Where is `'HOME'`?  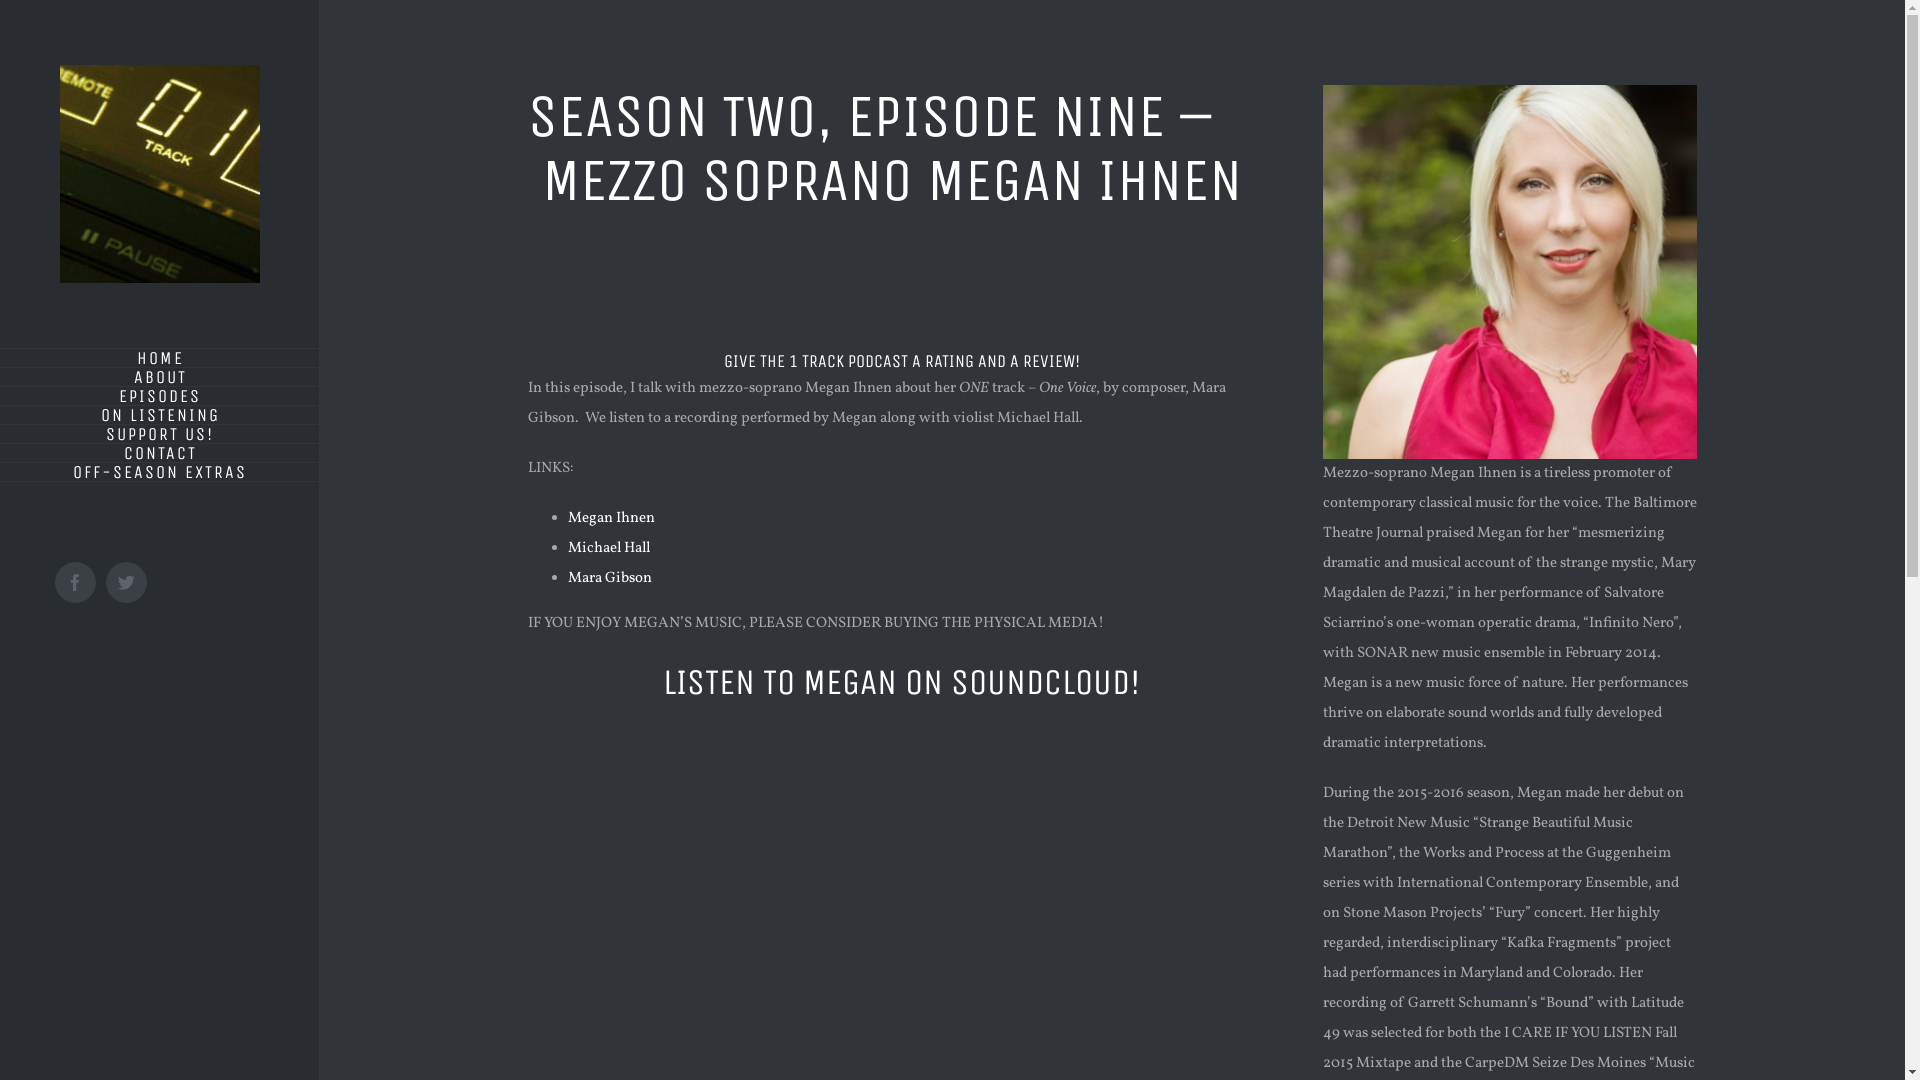 'HOME' is located at coordinates (0, 357).